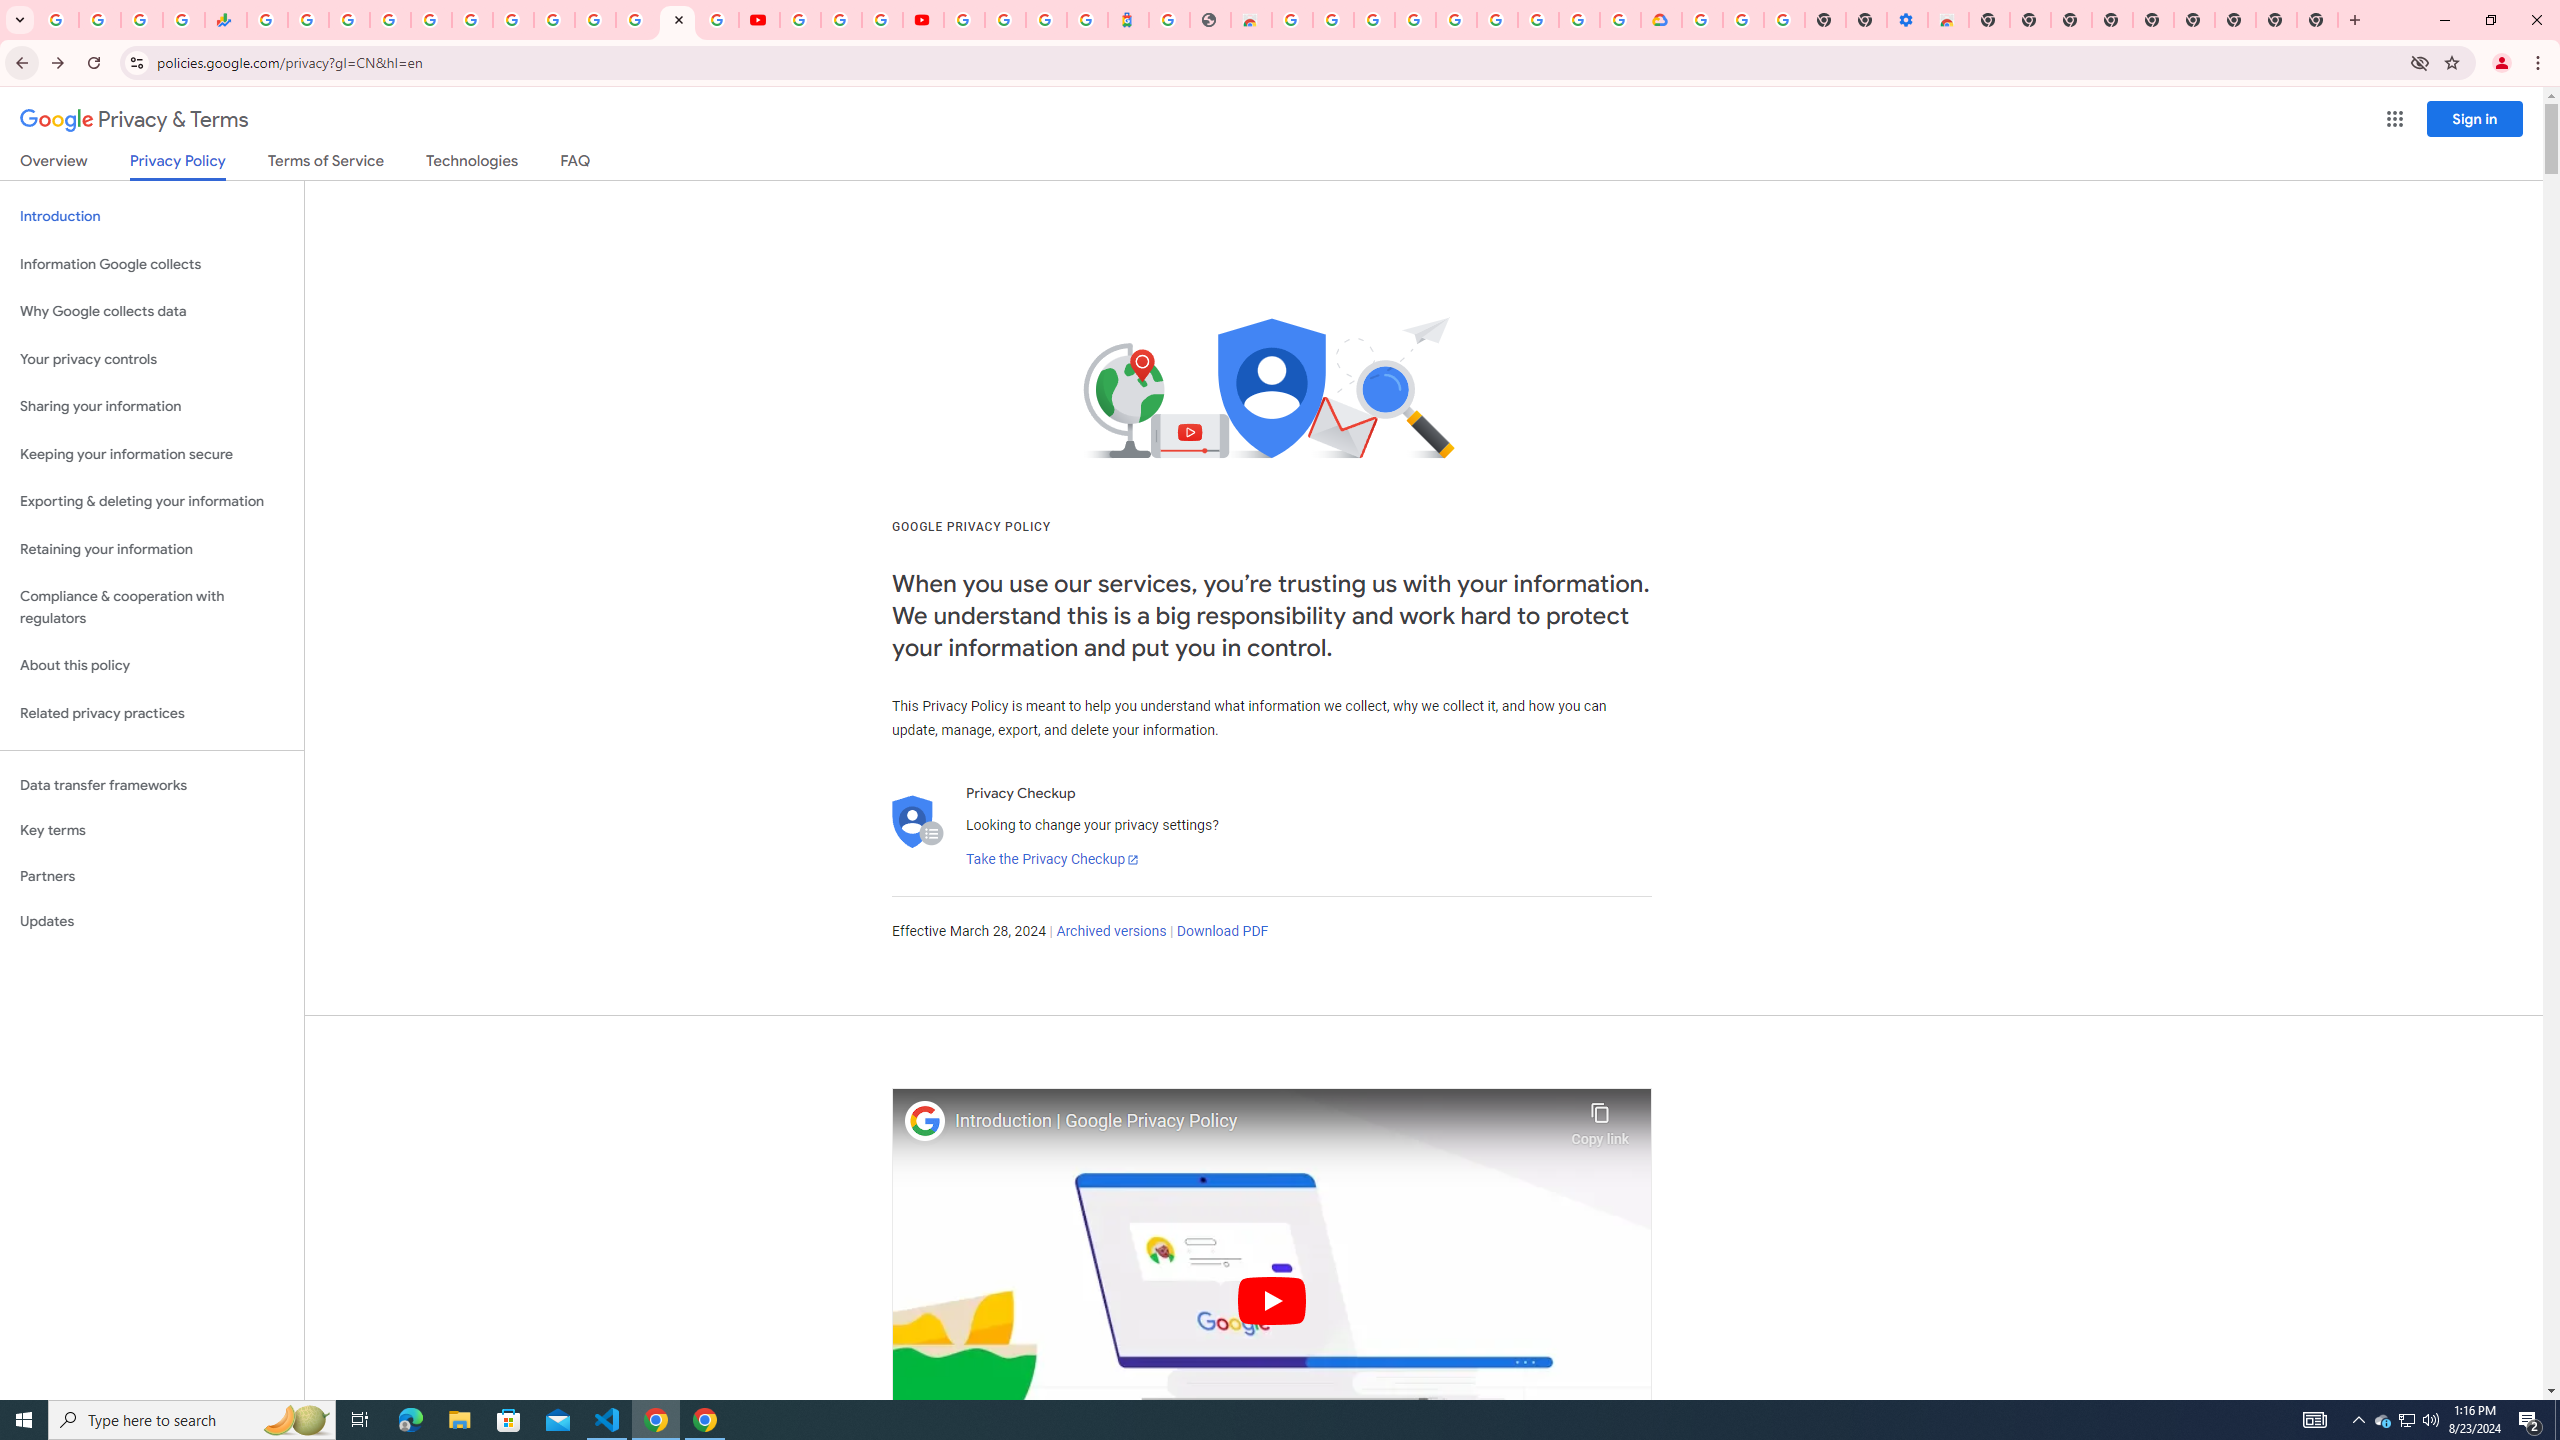 The width and height of the screenshot is (2560, 1440). What do you see at coordinates (325, 164) in the screenshot?
I see `'Terms of Service'` at bounding box center [325, 164].